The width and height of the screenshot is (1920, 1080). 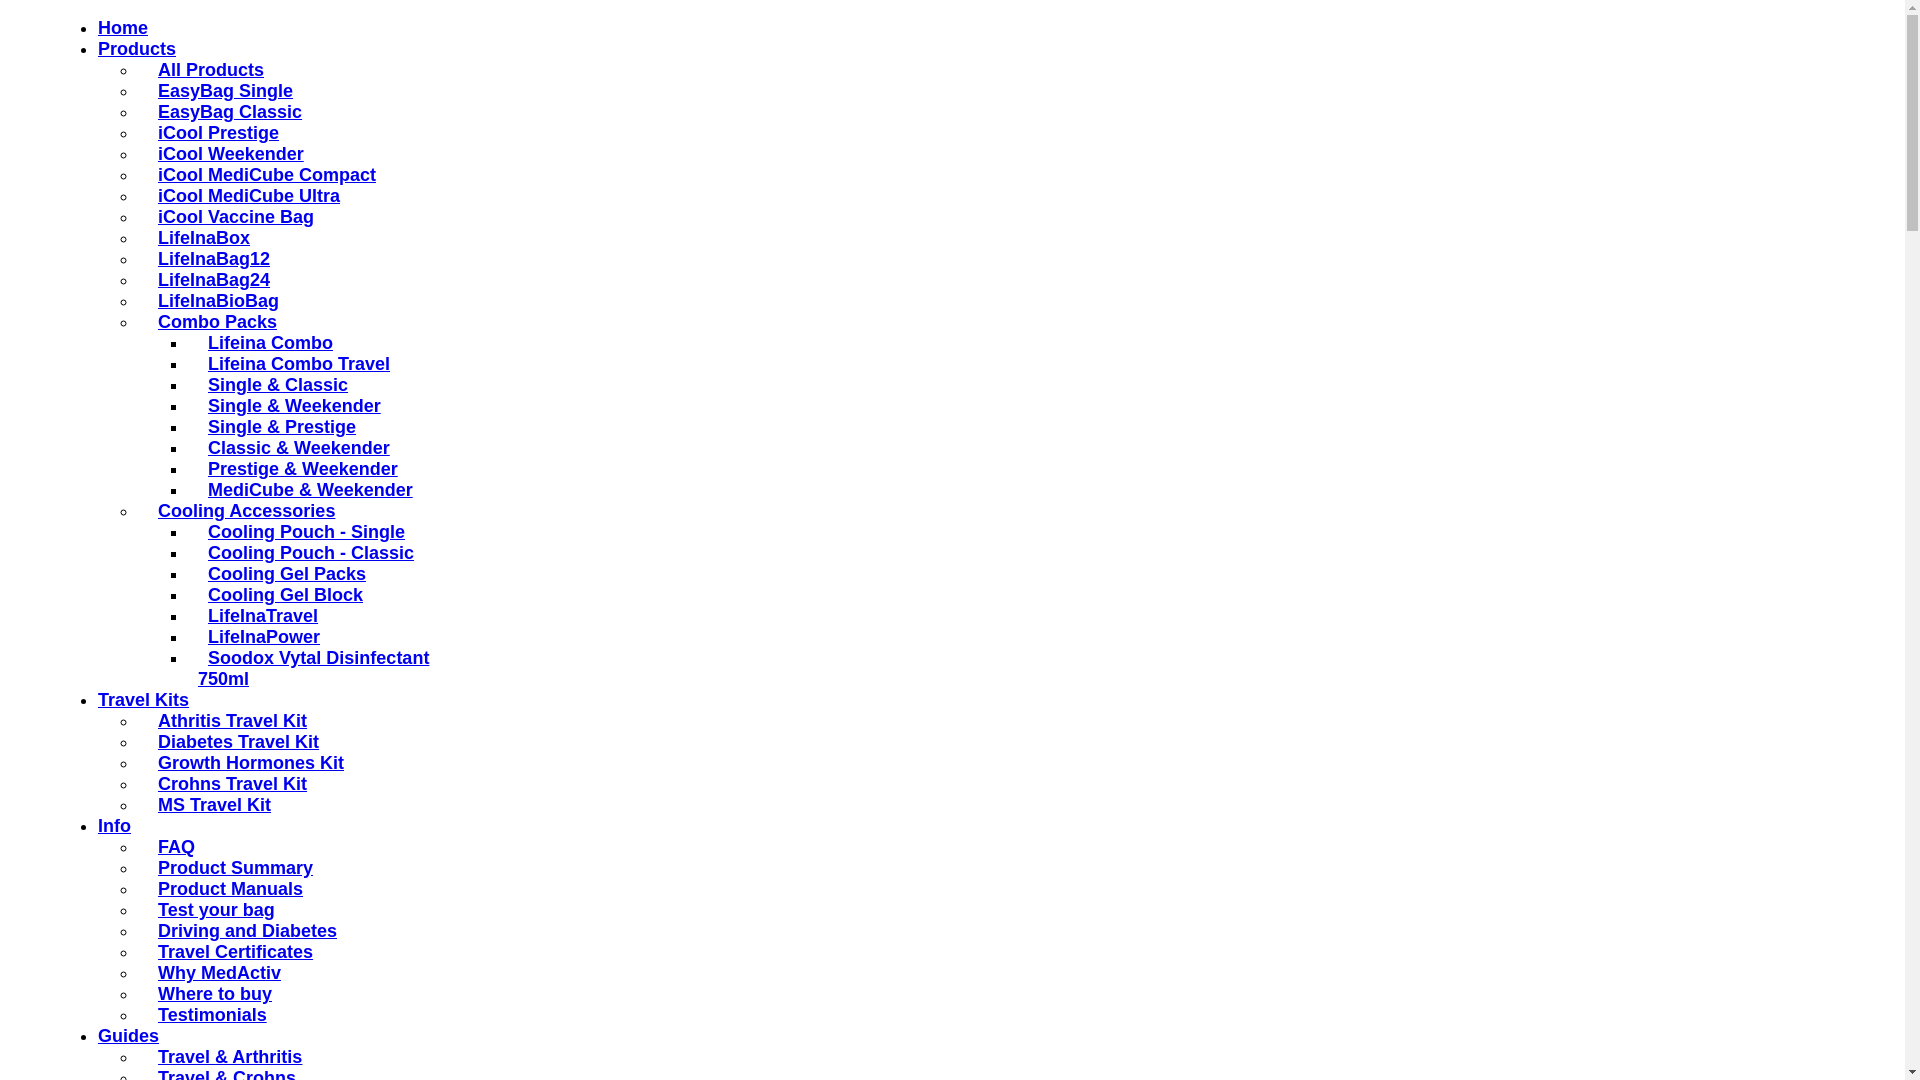 What do you see at coordinates (197, 552) in the screenshot?
I see `'Cooling Pouch - Classic'` at bounding box center [197, 552].